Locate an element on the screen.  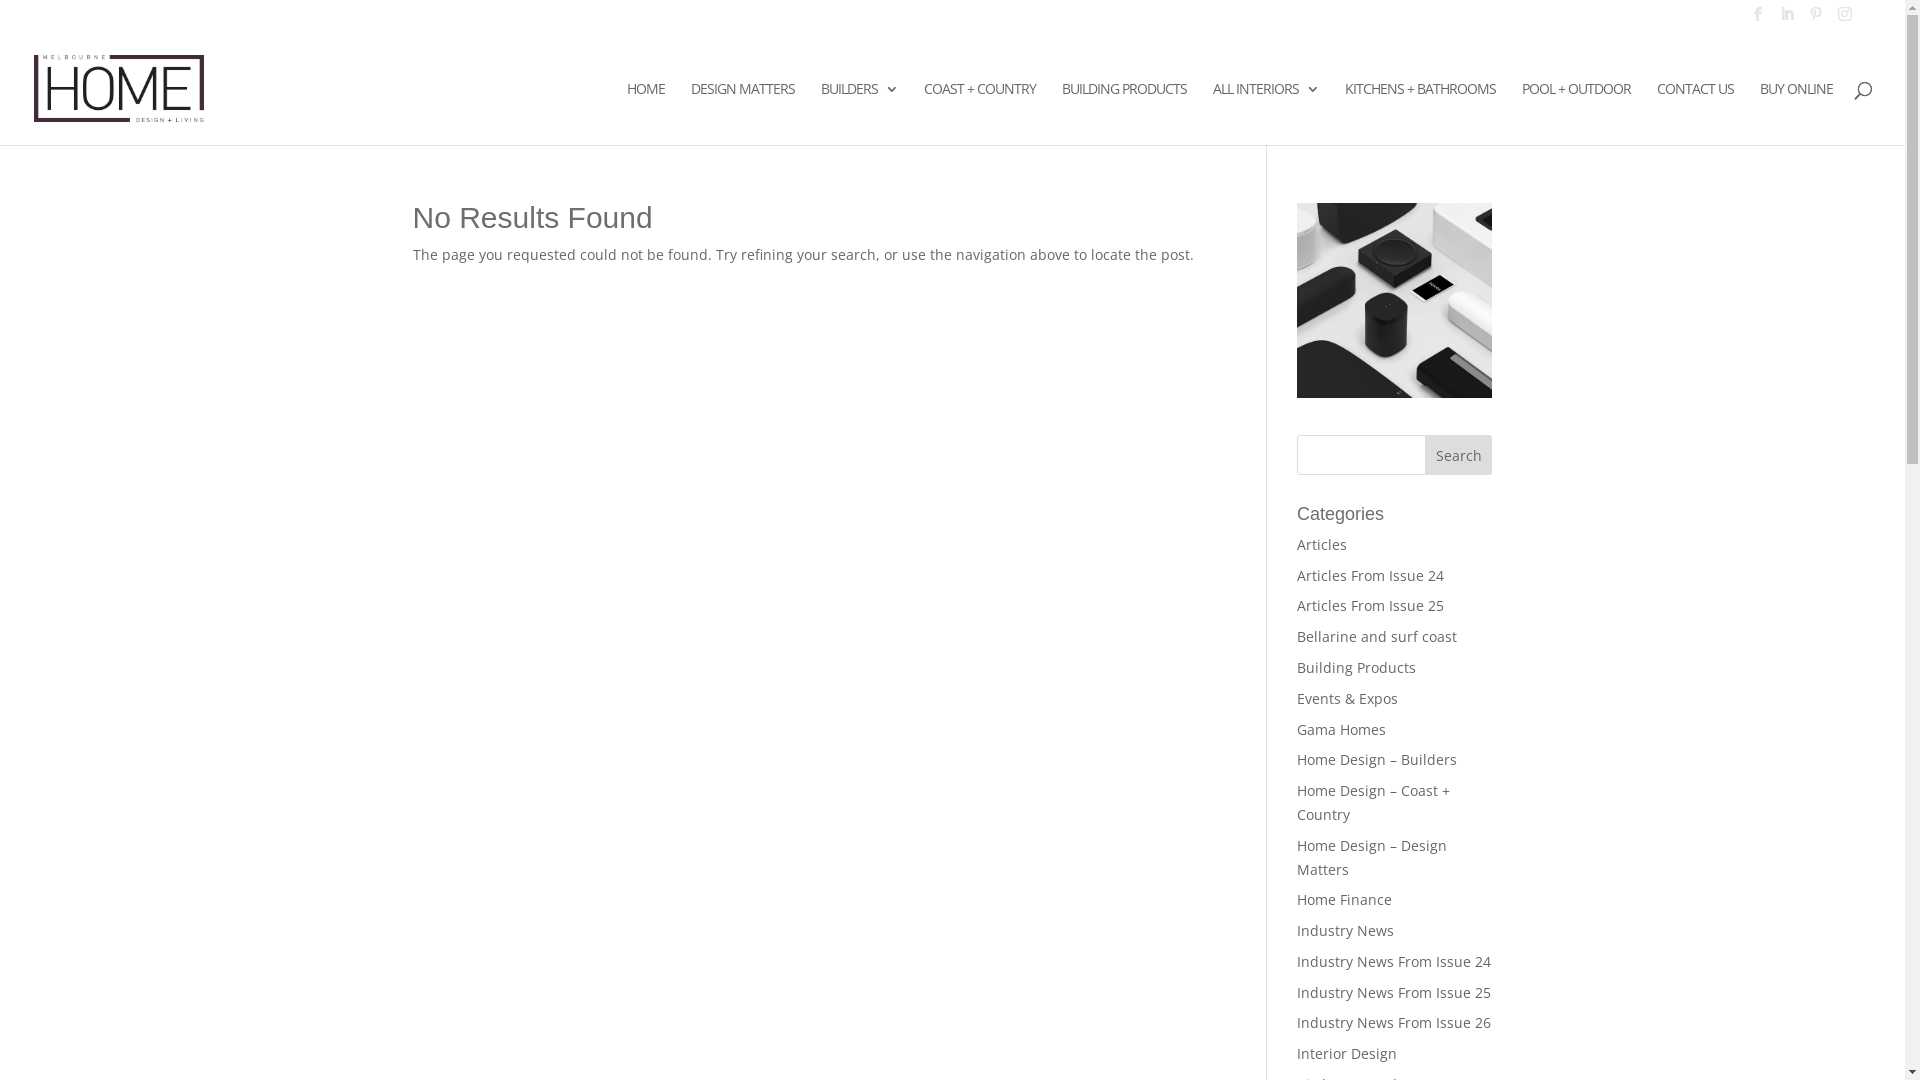
'KITCHENS + BATHROOMS' is located at coordinates (1419, 113).